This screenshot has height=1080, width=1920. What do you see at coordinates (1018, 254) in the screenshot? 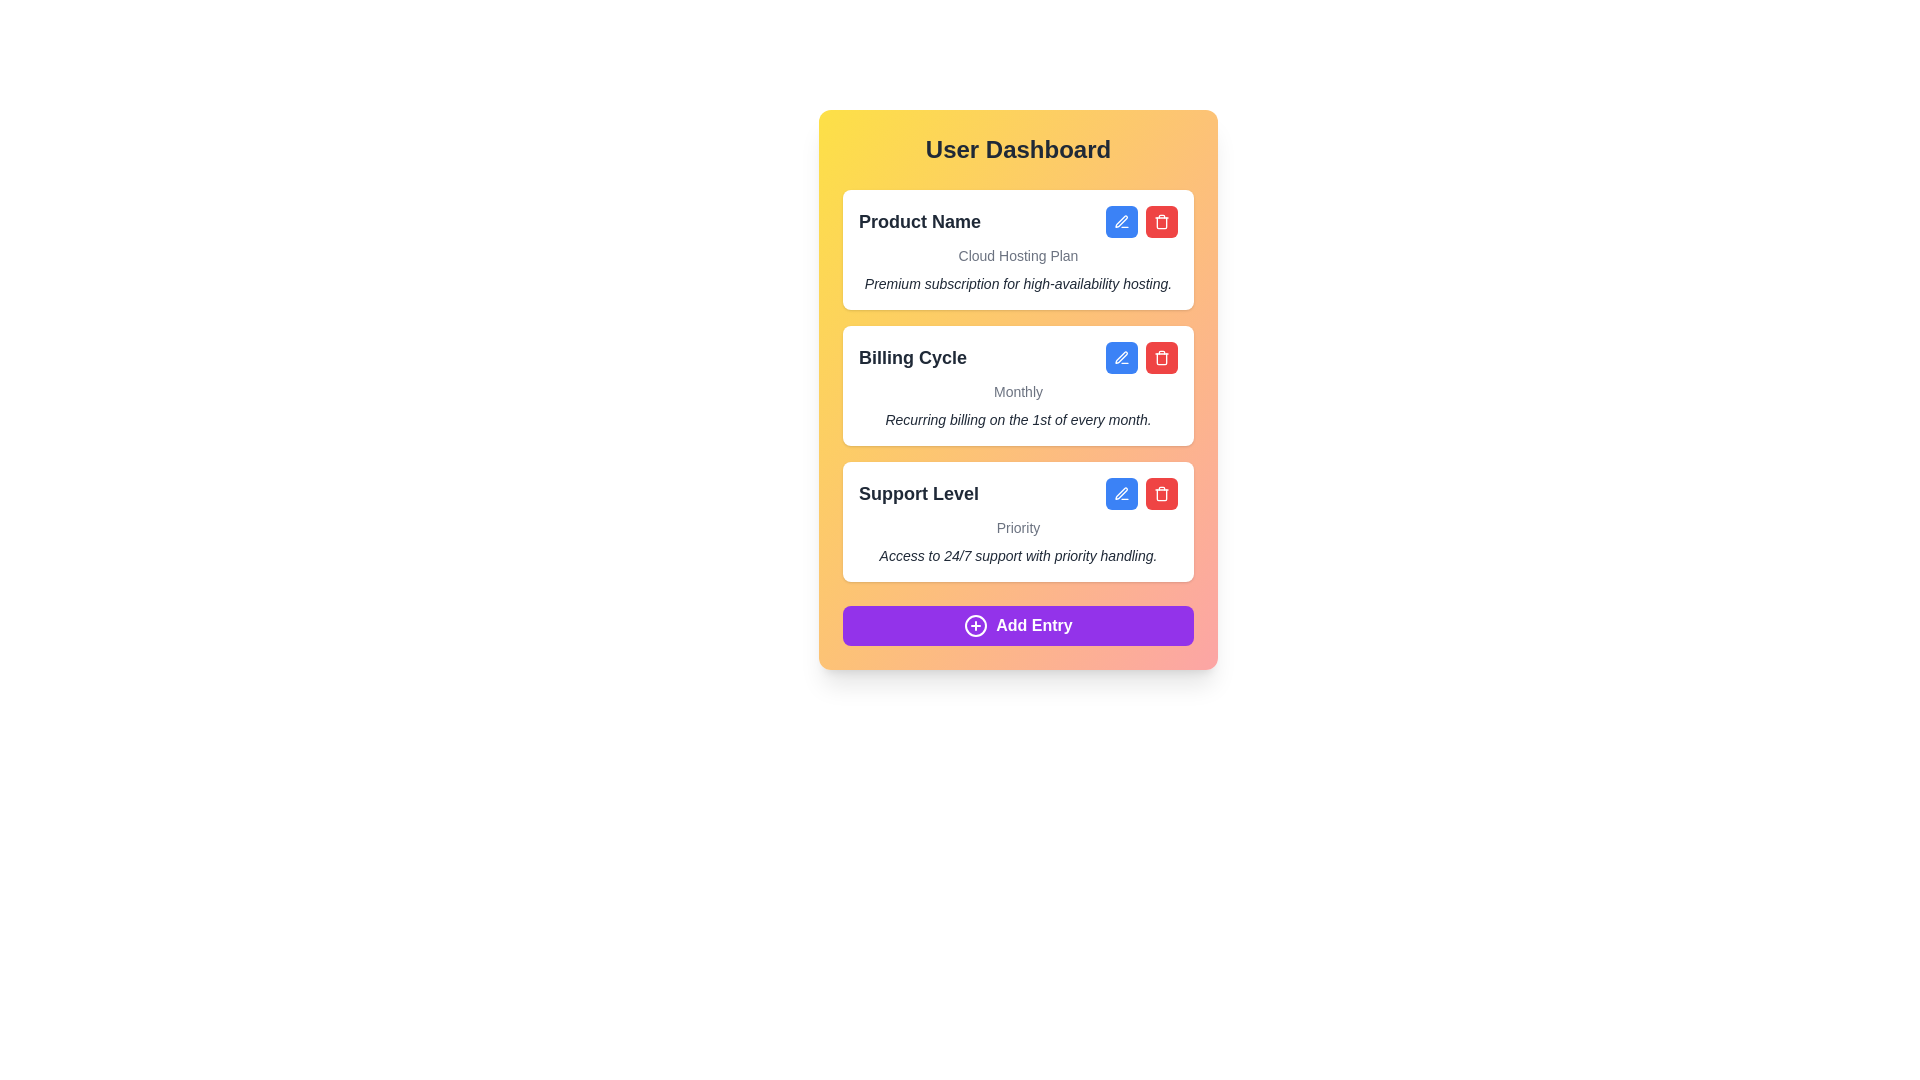
I see `the static text element that displays the name of the hosting plan, located below the 'Product Name' heading and above the description text in the User Dashboard` at bounding box center [1018, 254].